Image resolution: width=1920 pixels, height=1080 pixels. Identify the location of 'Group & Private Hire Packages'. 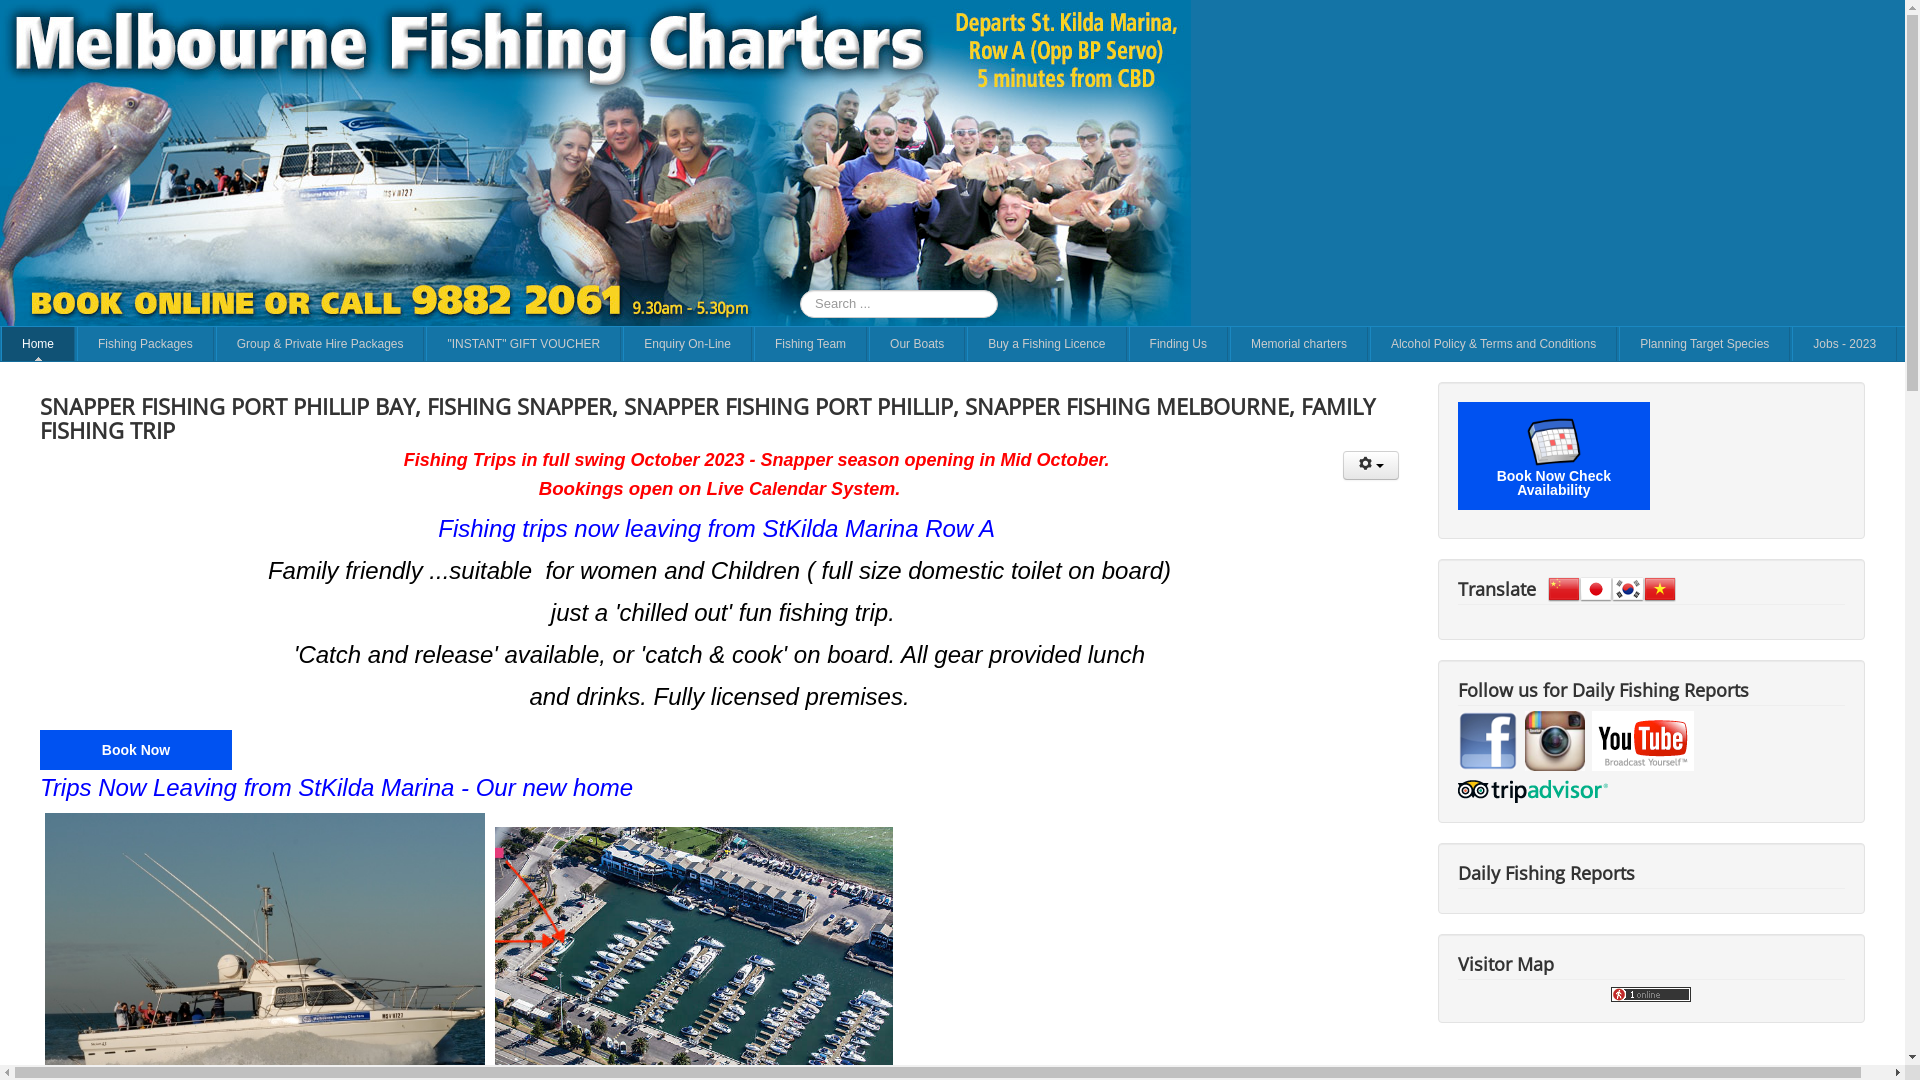
(320, 342).